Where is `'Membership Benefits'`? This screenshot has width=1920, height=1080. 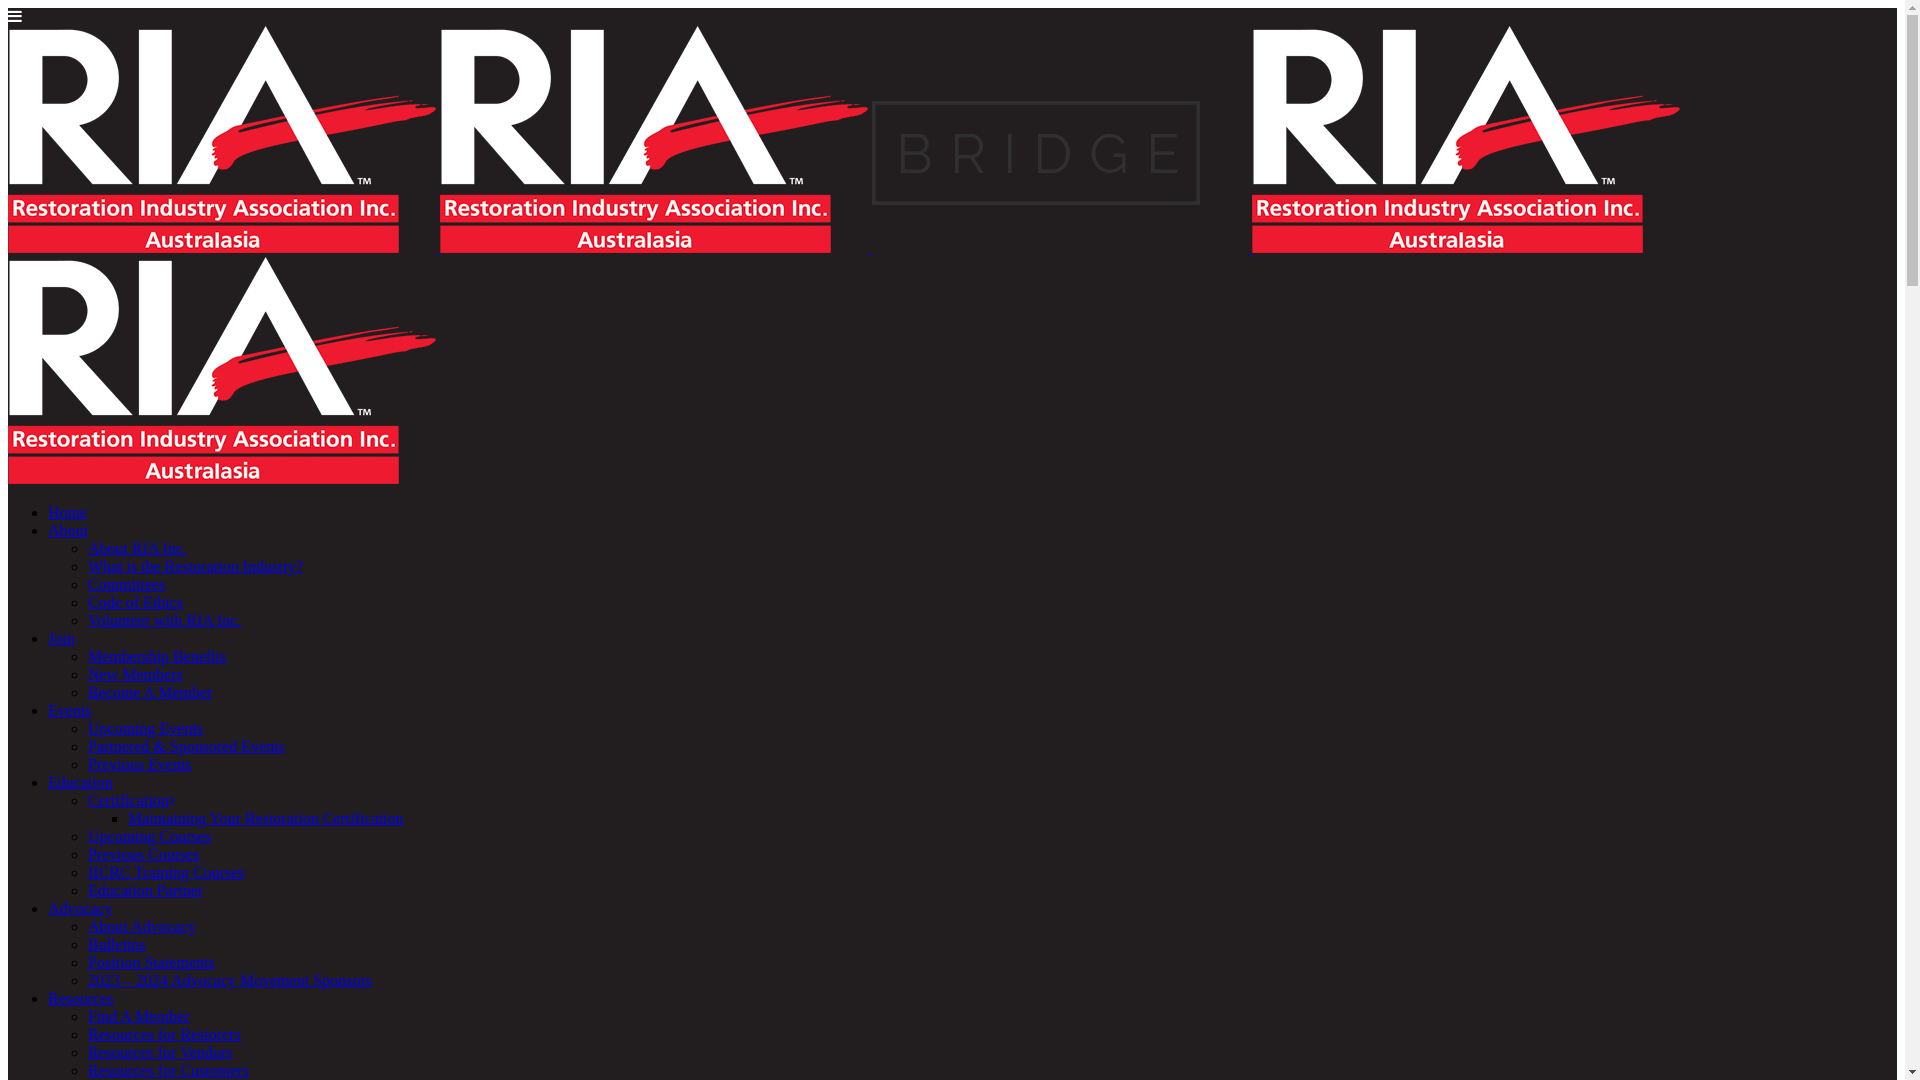
'Membership Benefits' is located at coordinates (156, 656).